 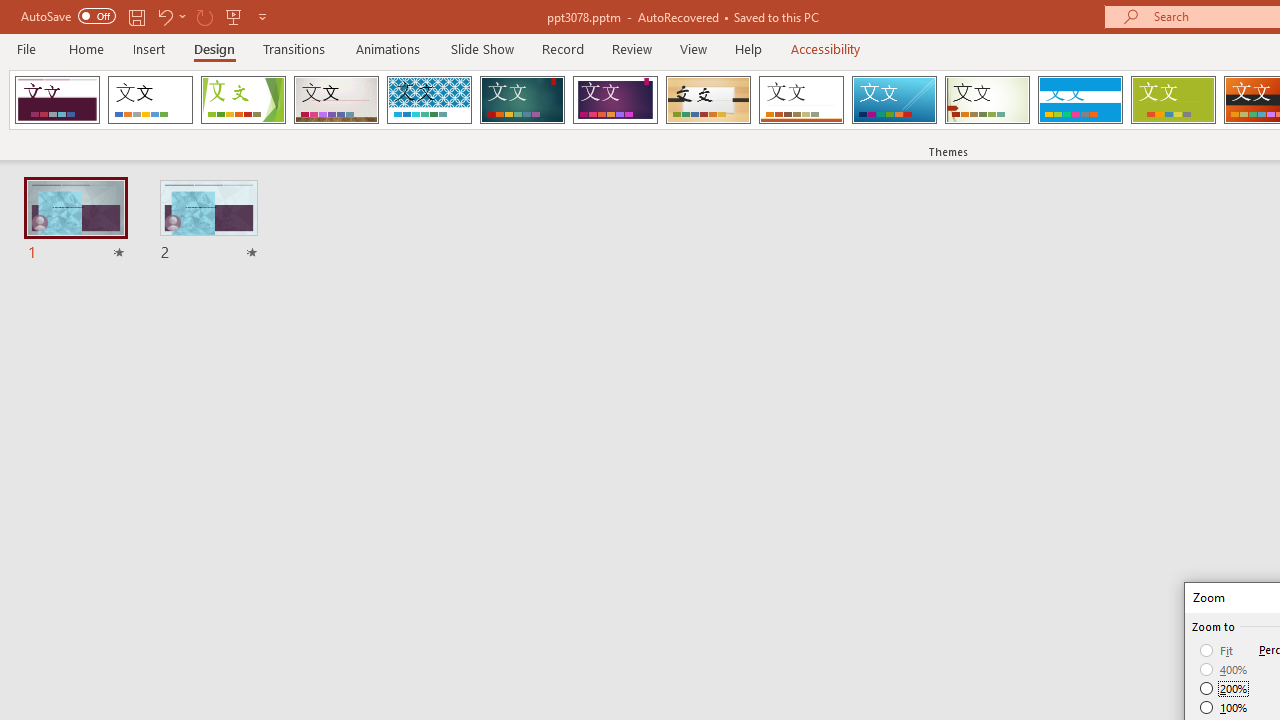 What do you see at coordinates (708, 100) in the screenshot?
I see `'Organic'` at bounding box center [708, 100].